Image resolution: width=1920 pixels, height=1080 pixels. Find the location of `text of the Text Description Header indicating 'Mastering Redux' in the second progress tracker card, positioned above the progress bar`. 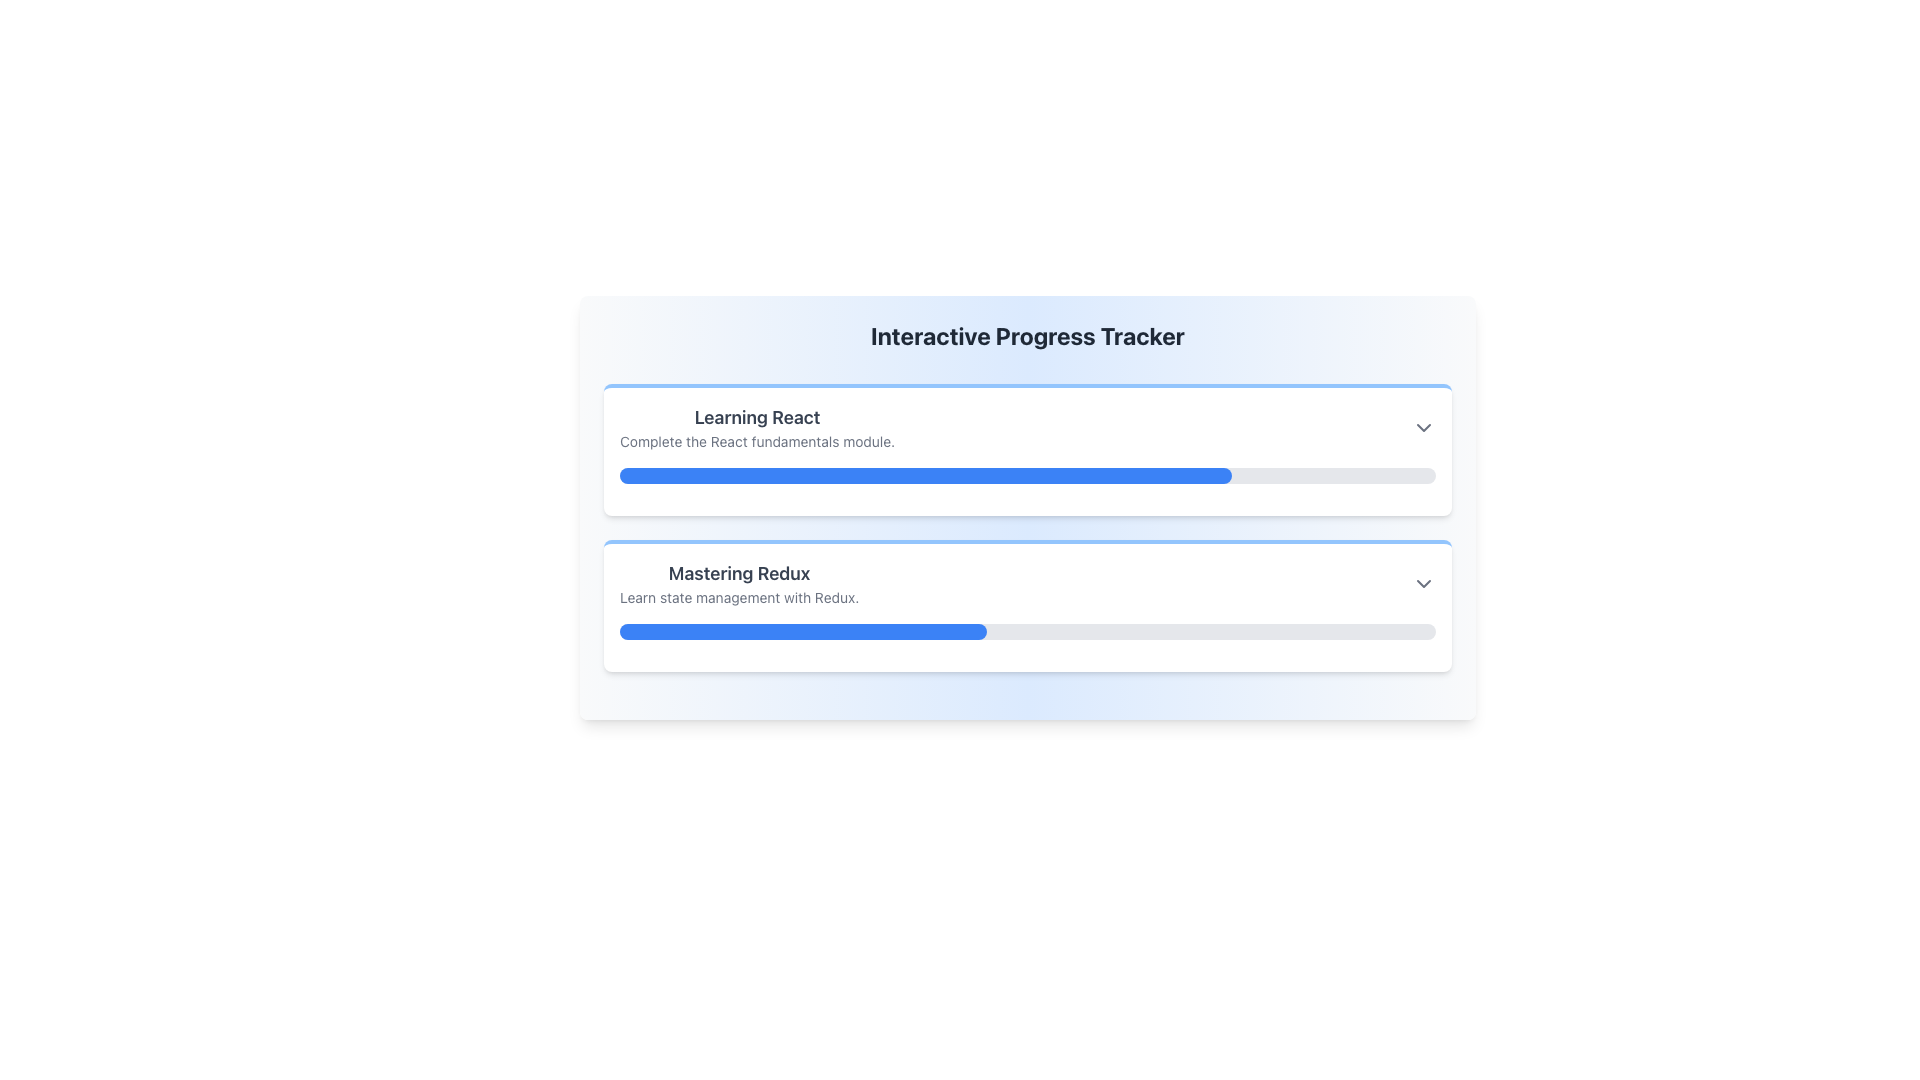

text of the Text Description Header indicating 'Mastering Redux' in the second progress tracker card, positioned above the progress bar is located at coordinates (738, 583).